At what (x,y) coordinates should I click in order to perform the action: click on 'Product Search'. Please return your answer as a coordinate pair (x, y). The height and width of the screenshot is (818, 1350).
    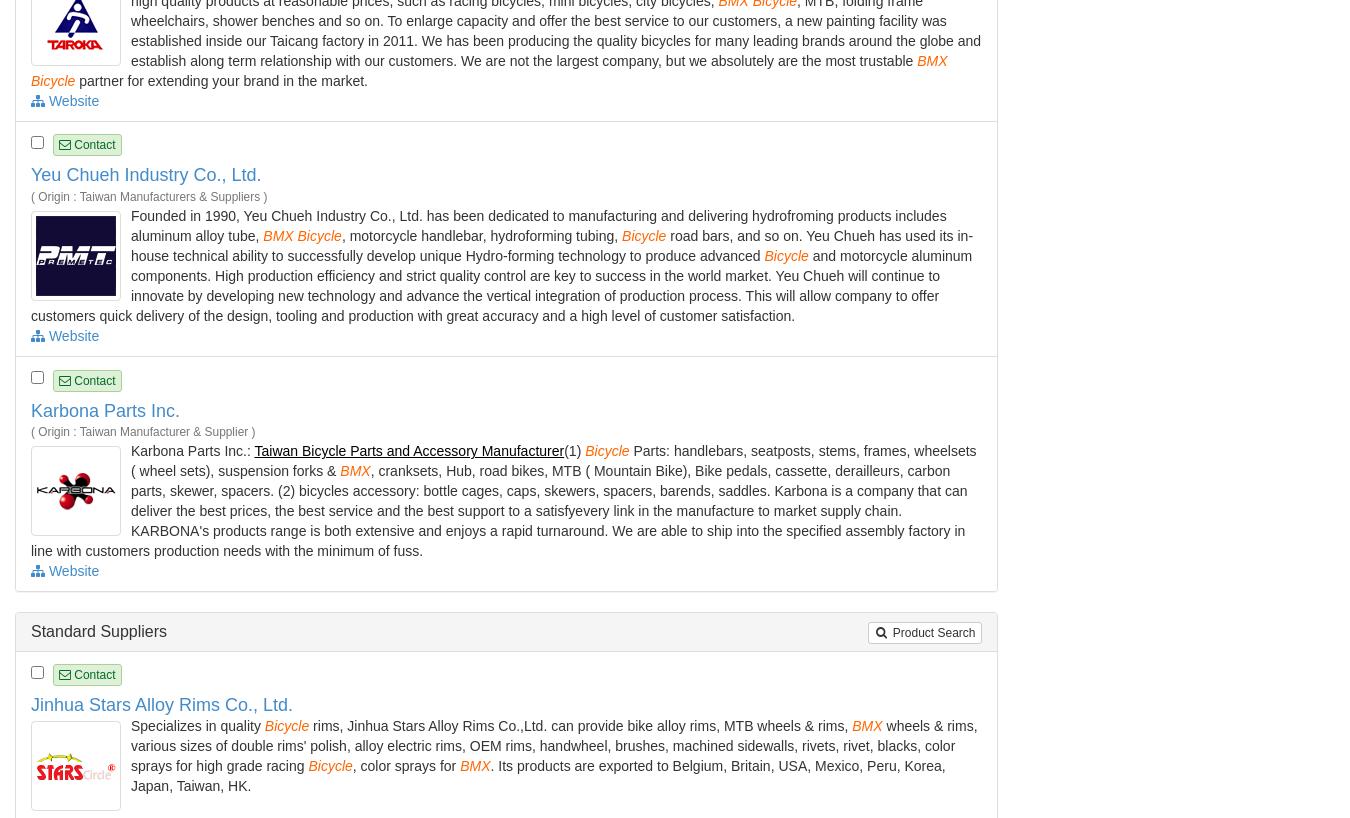
    Looking at the image, I should click on (931, 631).